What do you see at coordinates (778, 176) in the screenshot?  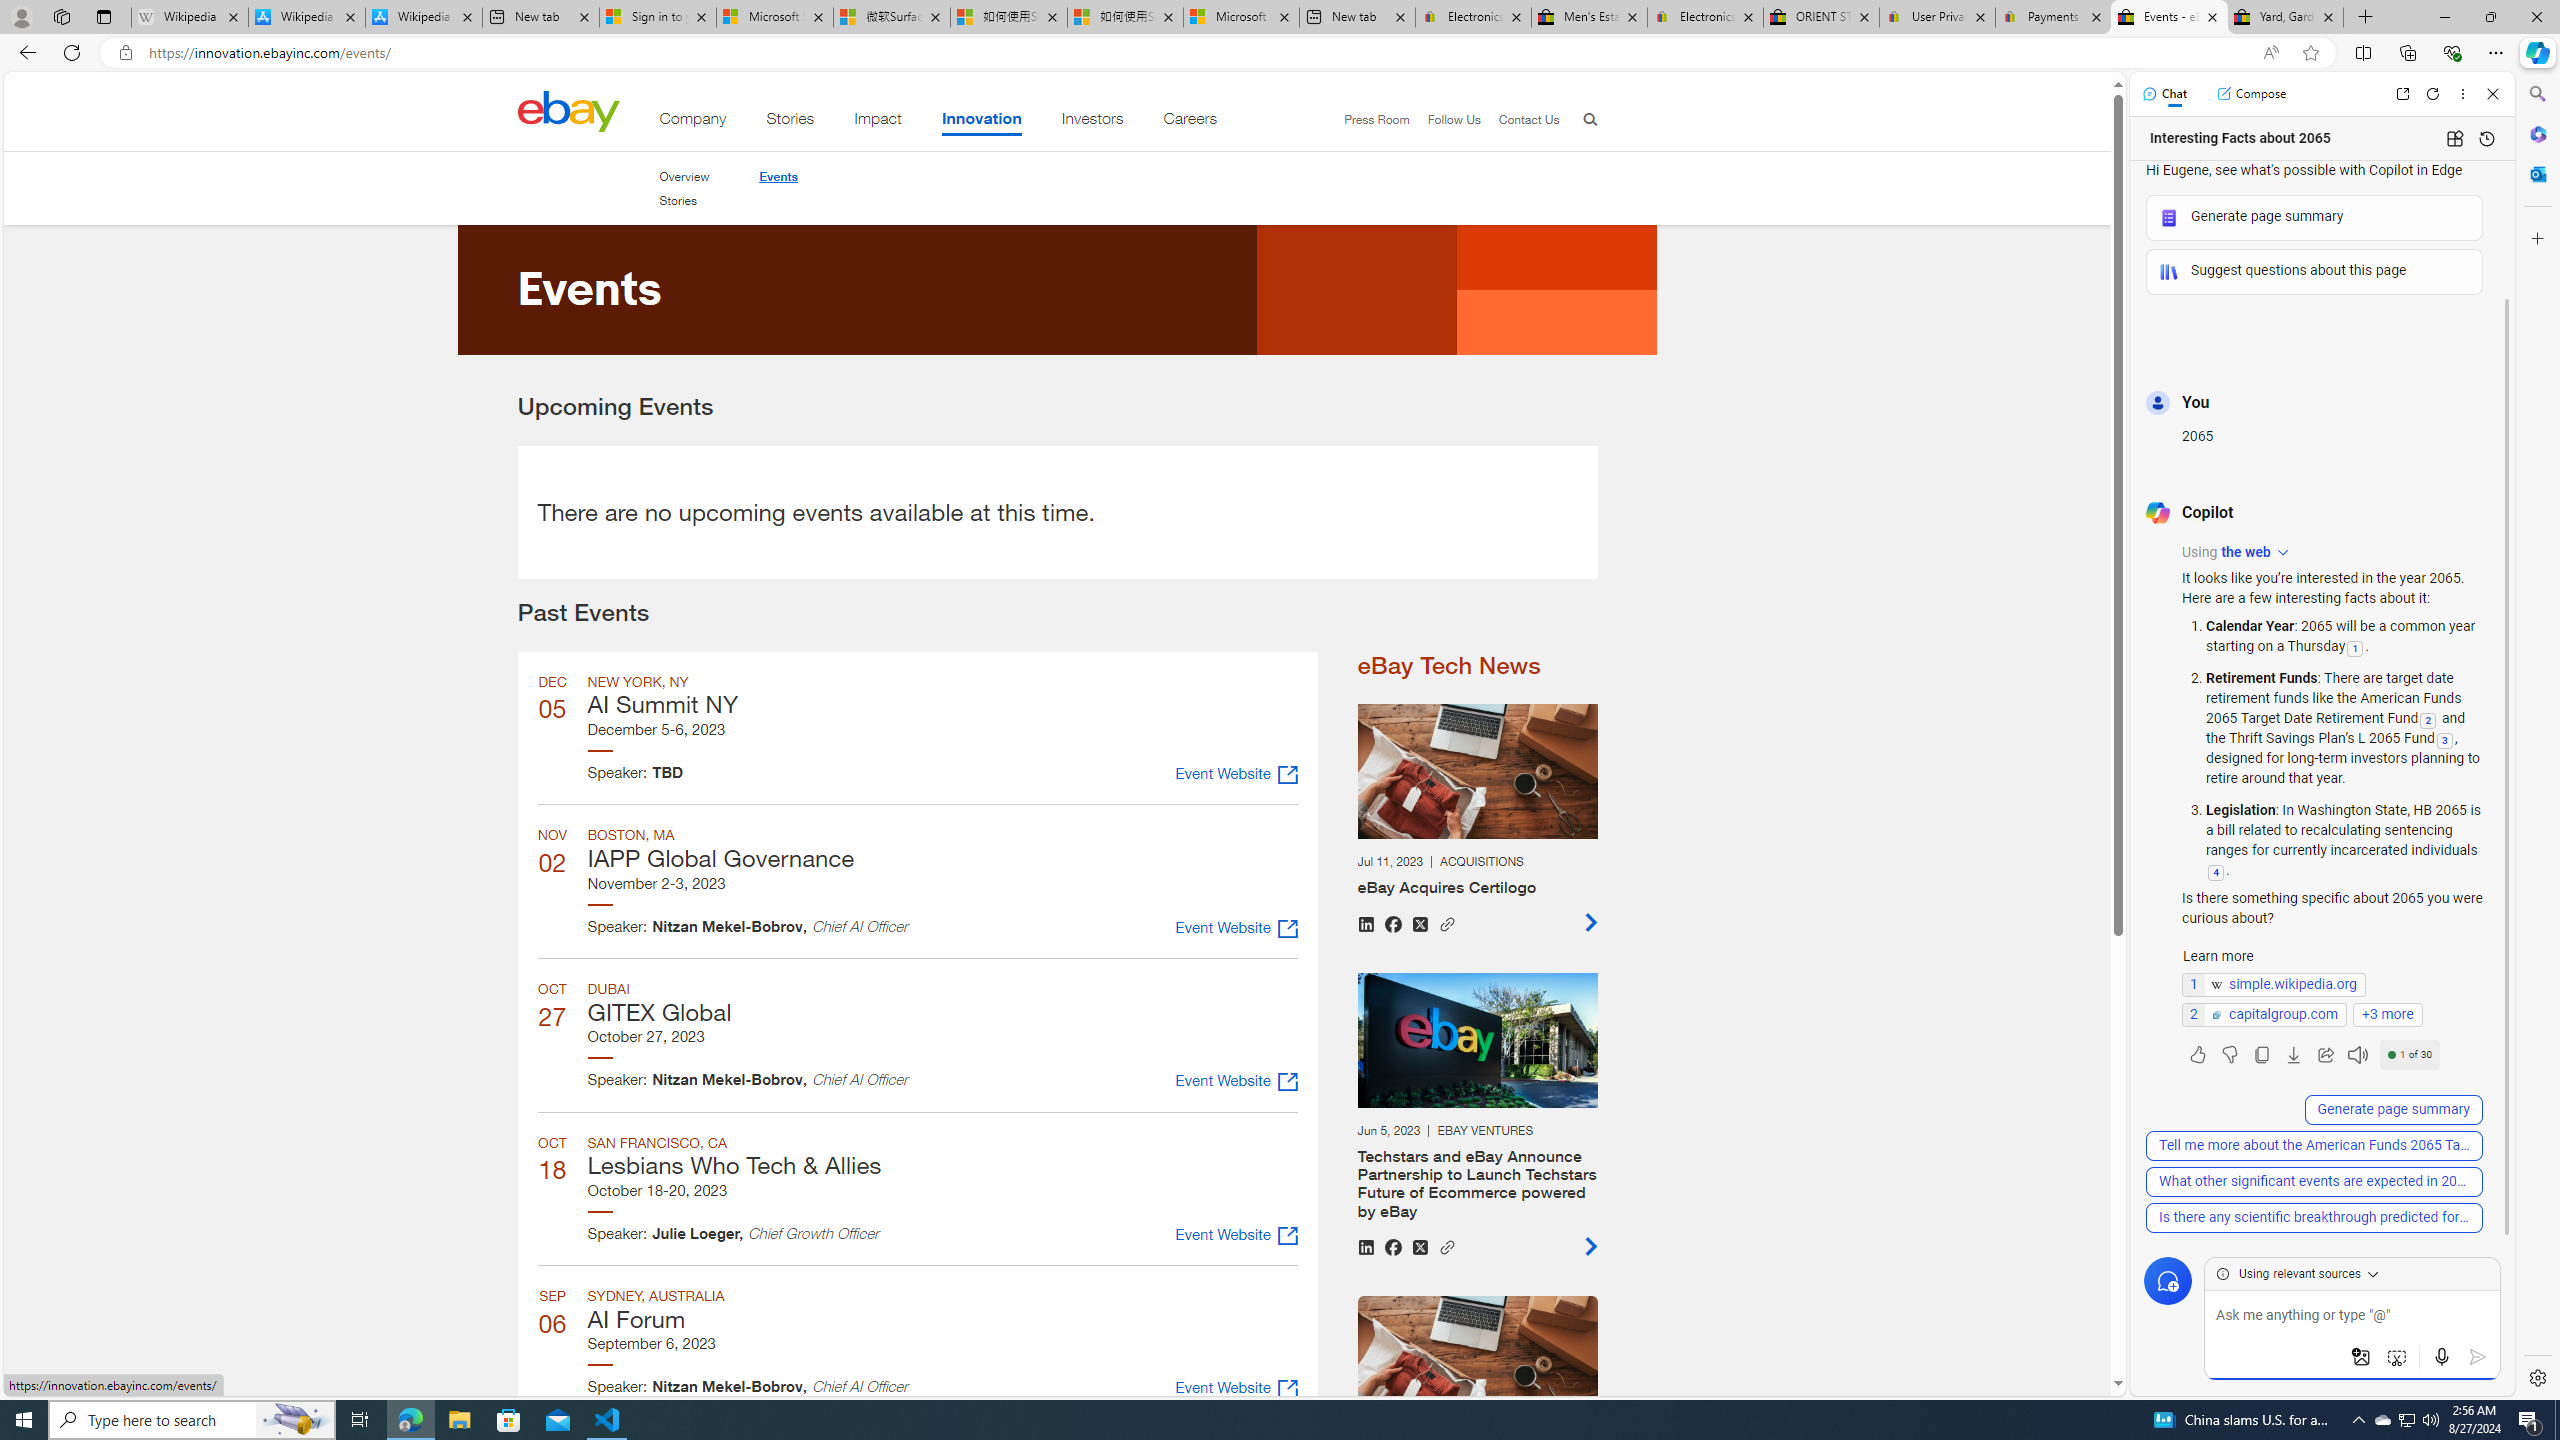 I see `'Events'` at bounding box center [778, 176].